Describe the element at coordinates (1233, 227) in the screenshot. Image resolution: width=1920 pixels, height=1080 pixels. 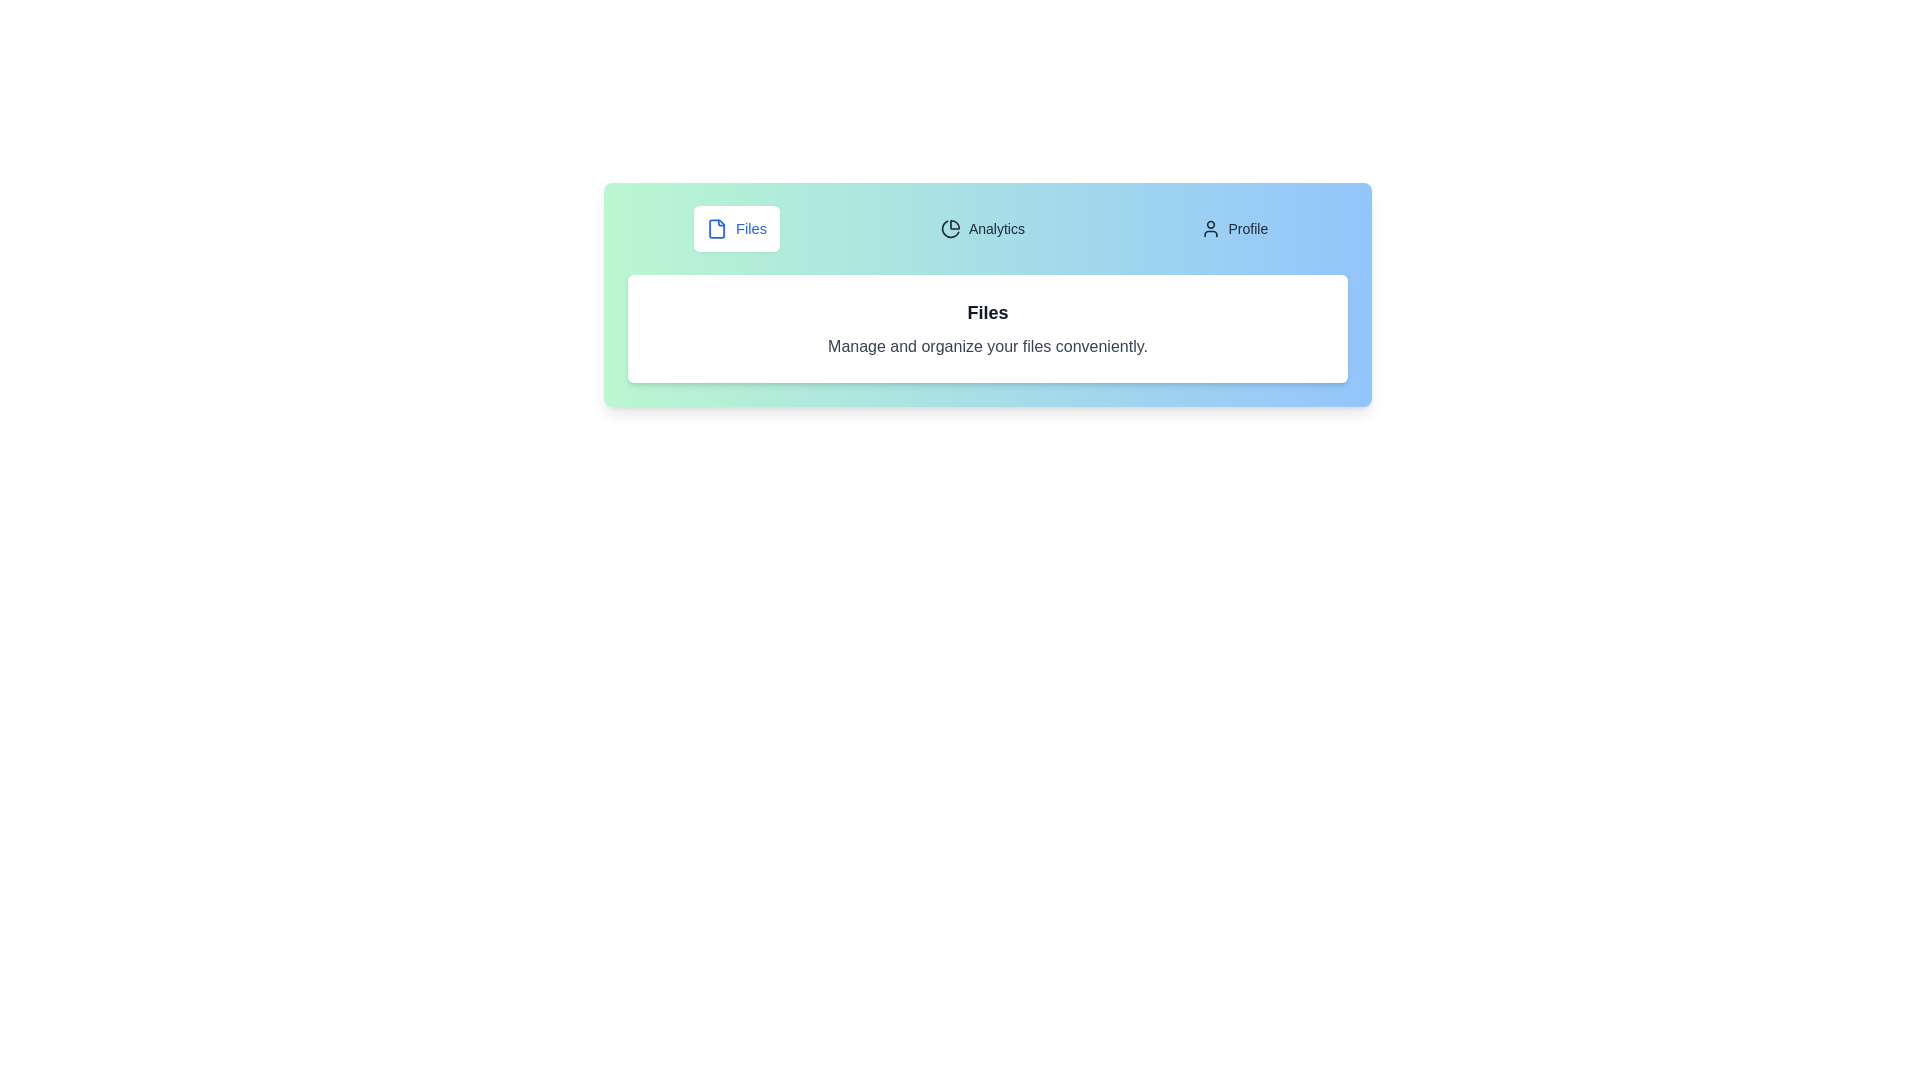
I see `the tab labeled Profile to switch to that tab` at that location.